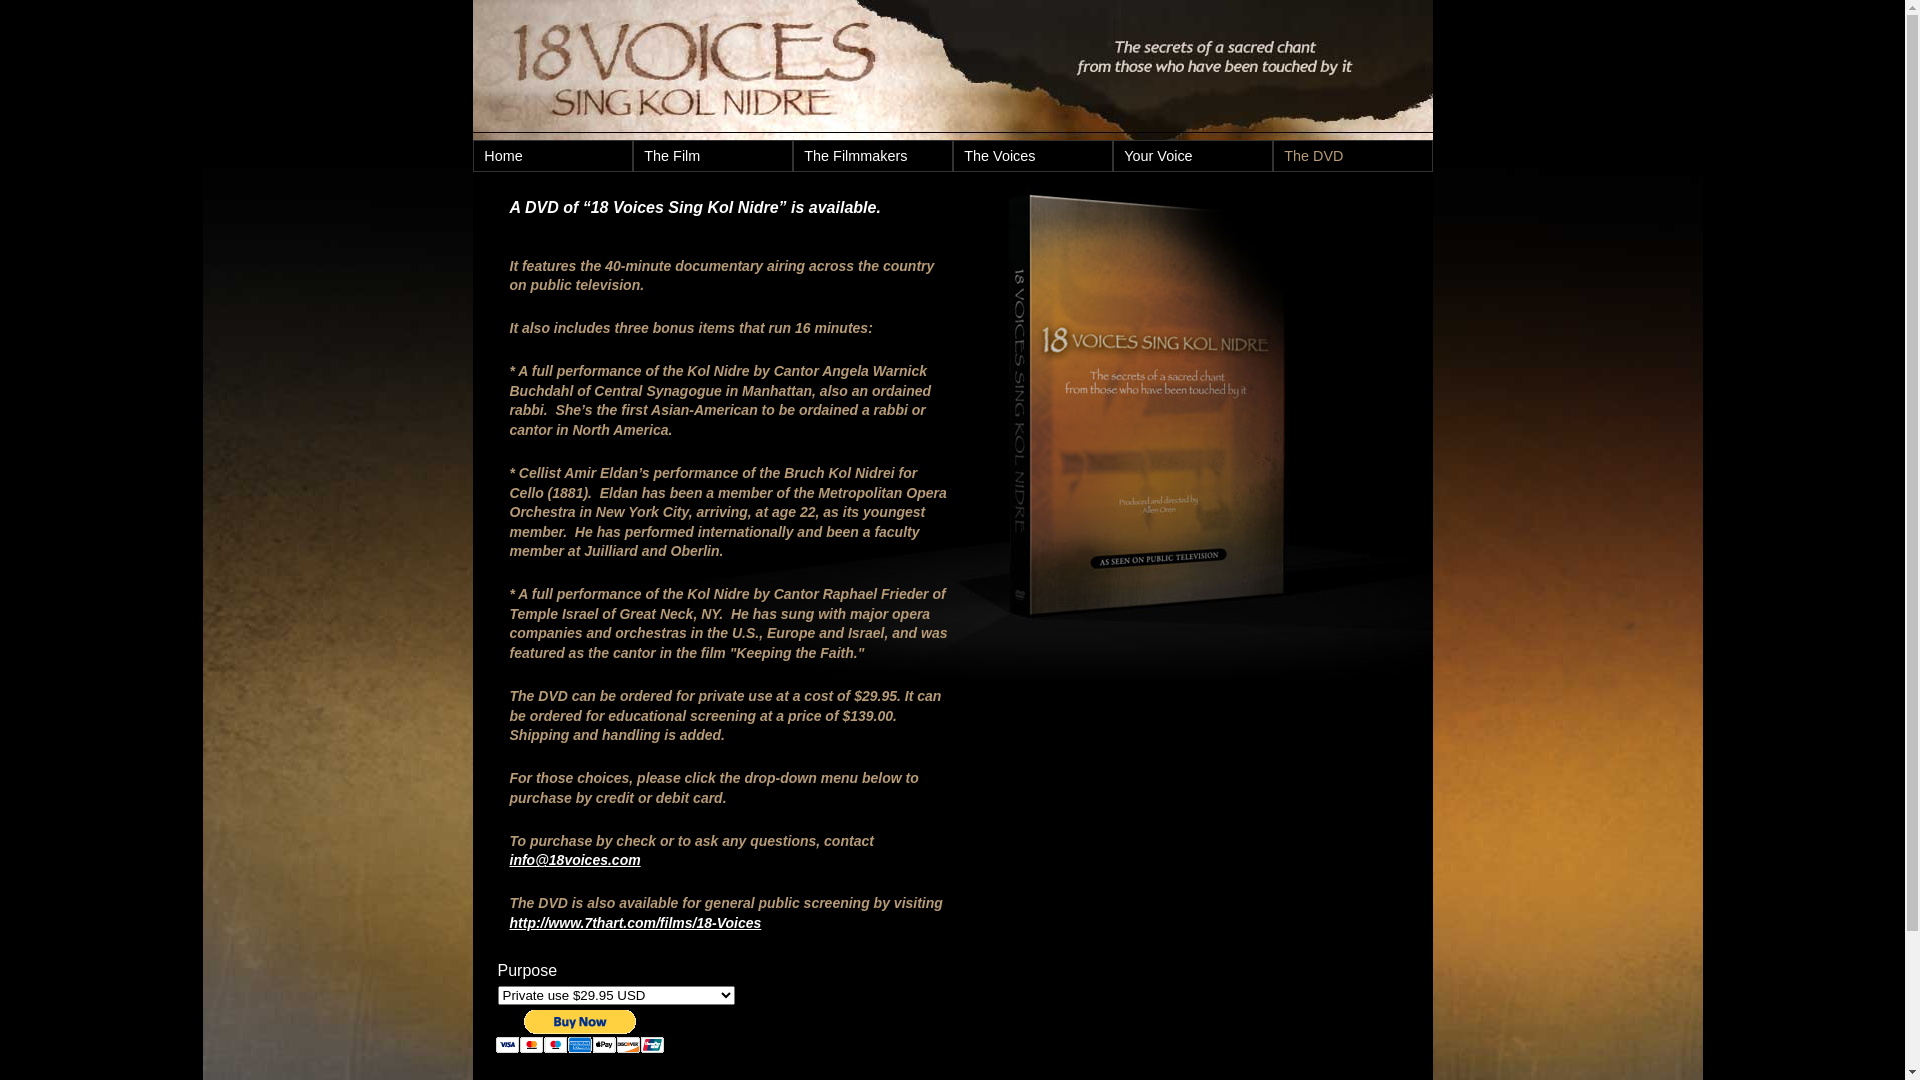  What do you see at coordinates (1193, 154) in the screenshot?
I see `'Your Voice'` at bounding box center [1193, 154].